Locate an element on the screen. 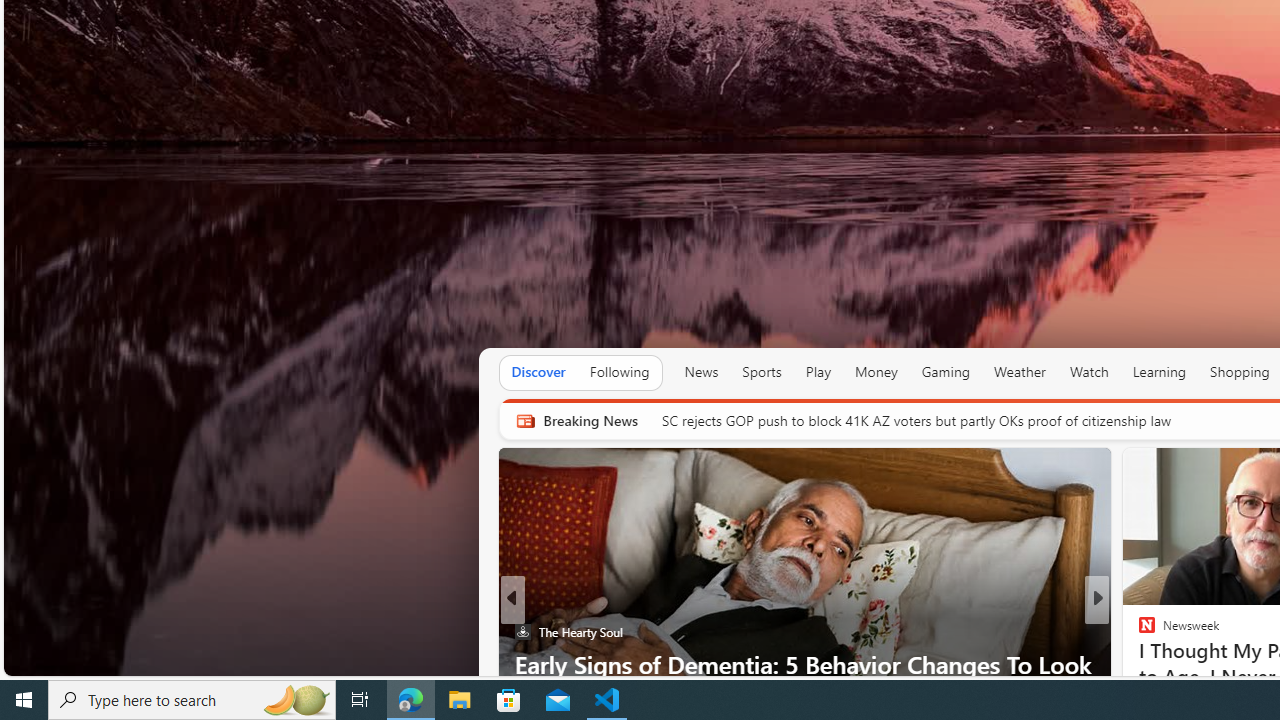  'Body Network' is located at coordinates (1138, 632).